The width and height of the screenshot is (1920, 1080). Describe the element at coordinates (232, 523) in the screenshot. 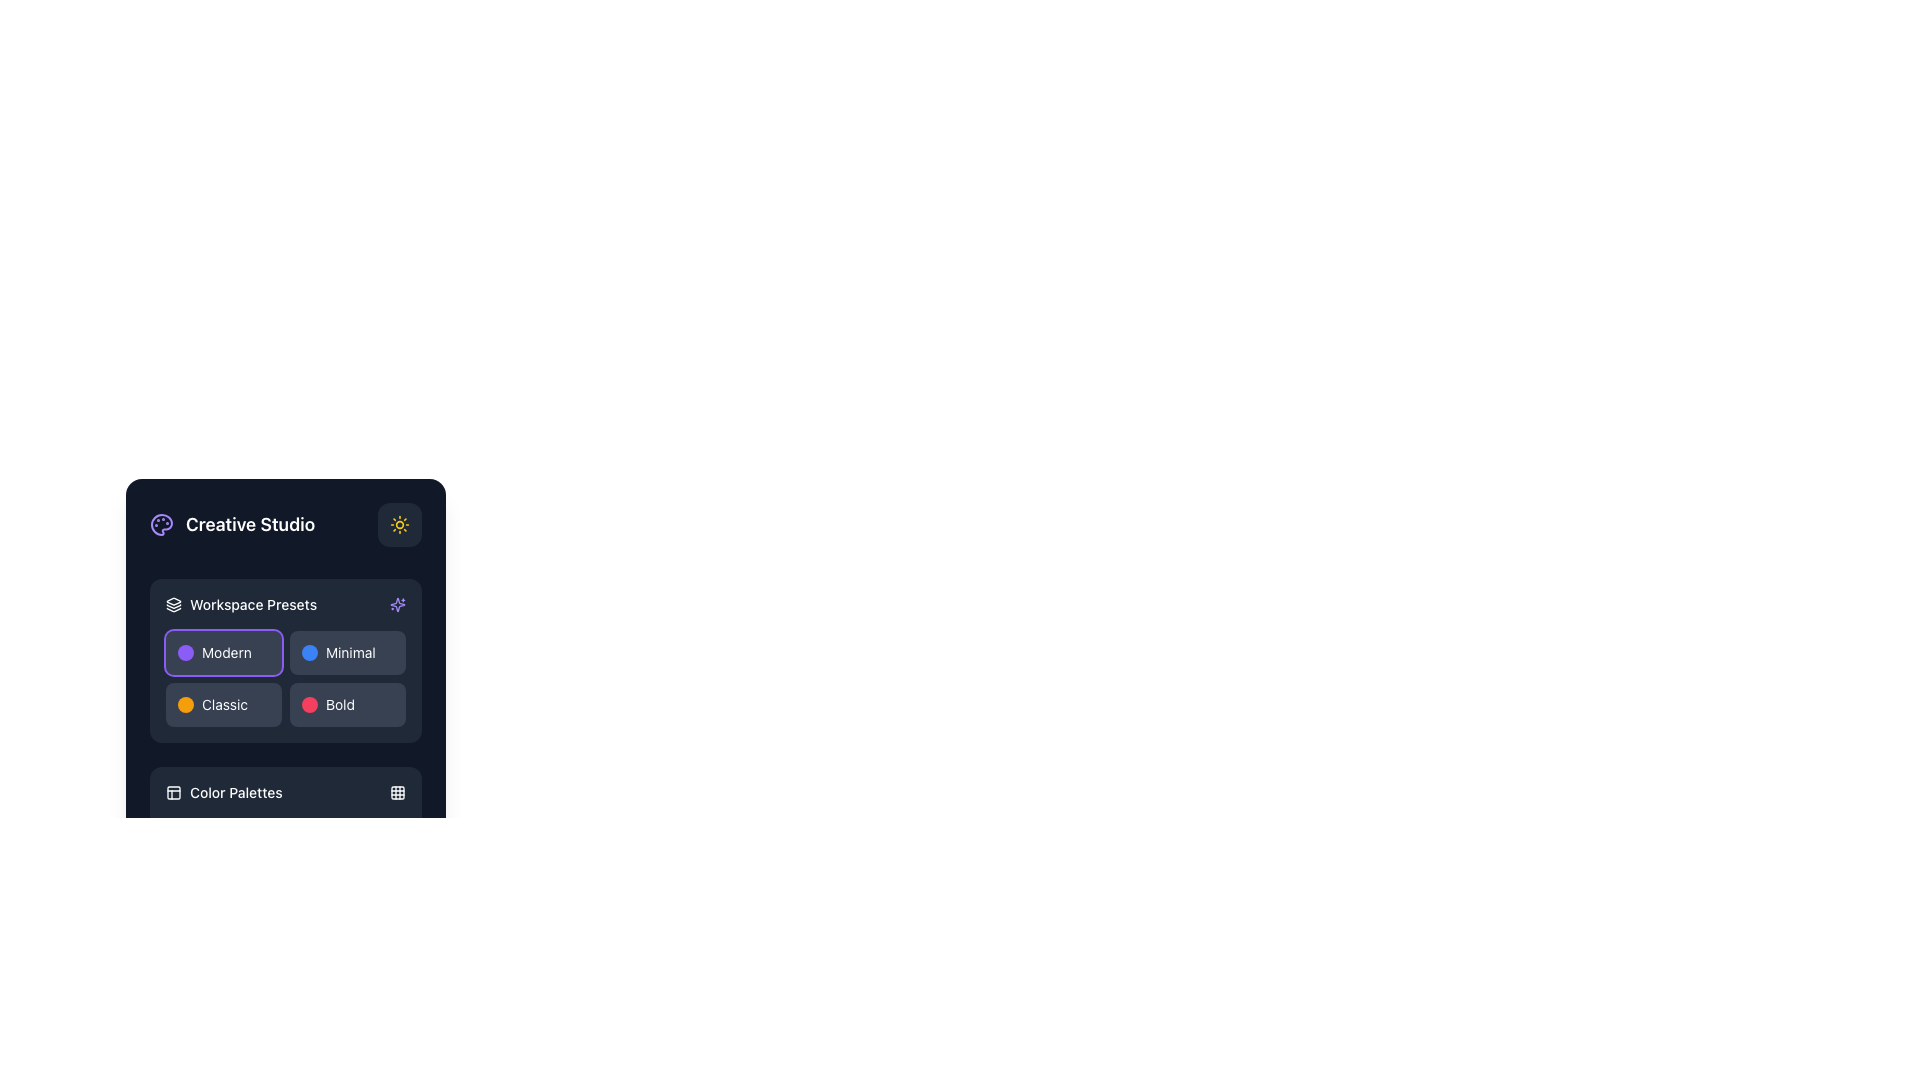

I see `the 'Creative Studio' label, which consists of a painter's palette icon in purple and the text aligned to the right, located in the top-left corner of its section` at that location.